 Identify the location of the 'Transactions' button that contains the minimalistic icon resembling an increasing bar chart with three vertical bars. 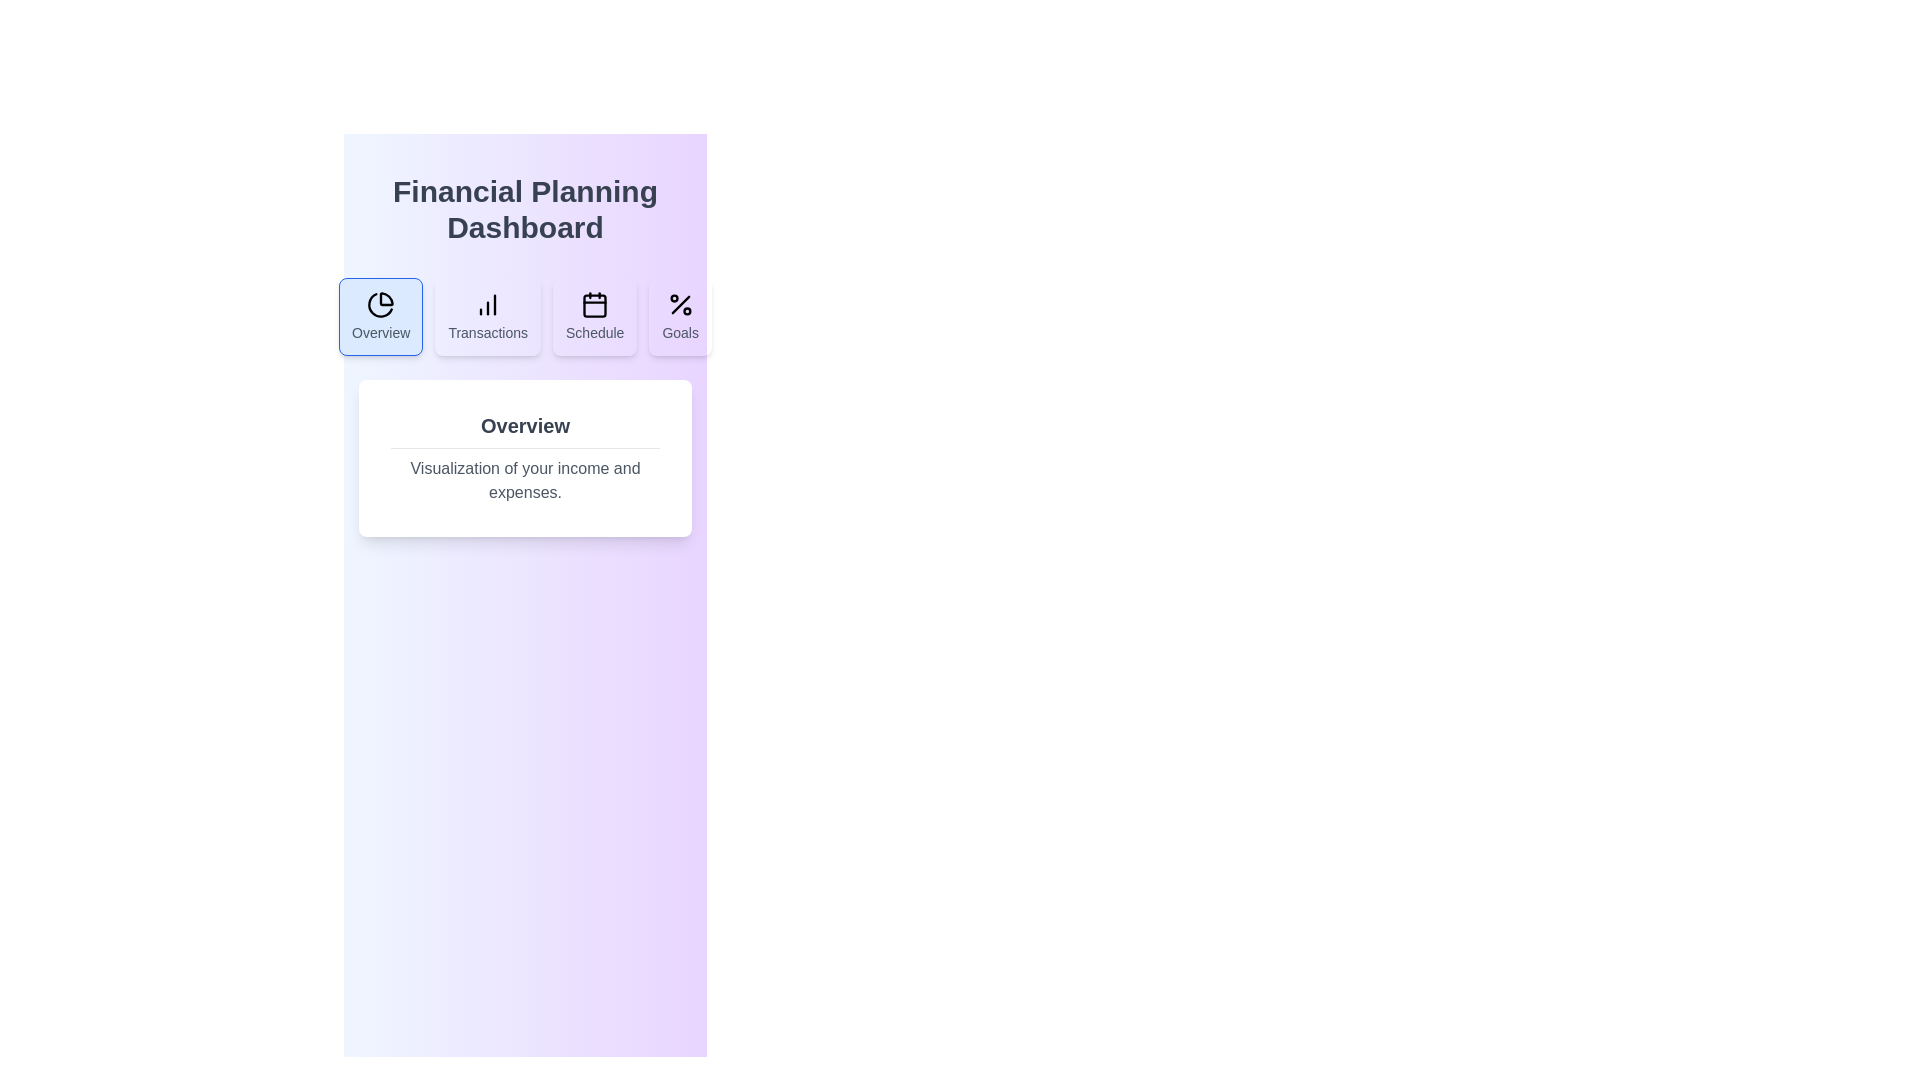
(488, 304).